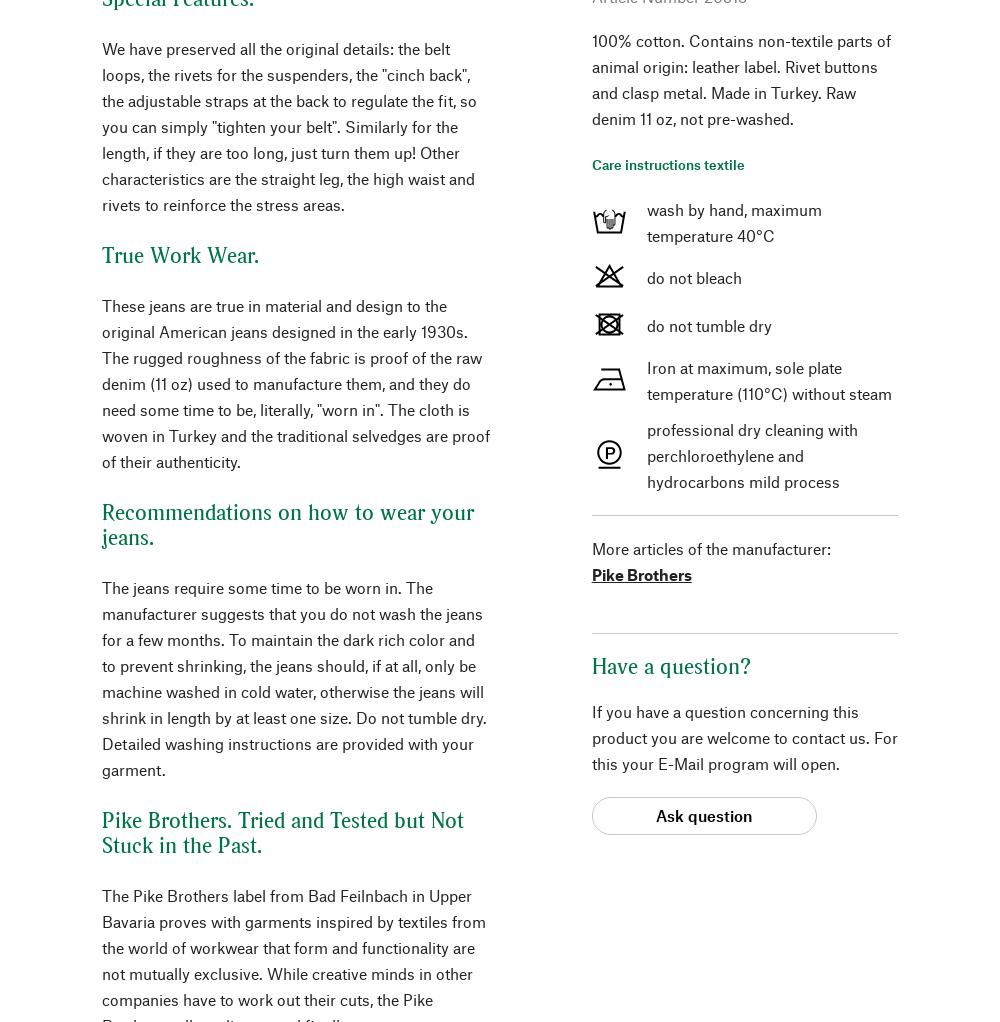  I want to click on 'do not tumble dry', so click(707, 323).